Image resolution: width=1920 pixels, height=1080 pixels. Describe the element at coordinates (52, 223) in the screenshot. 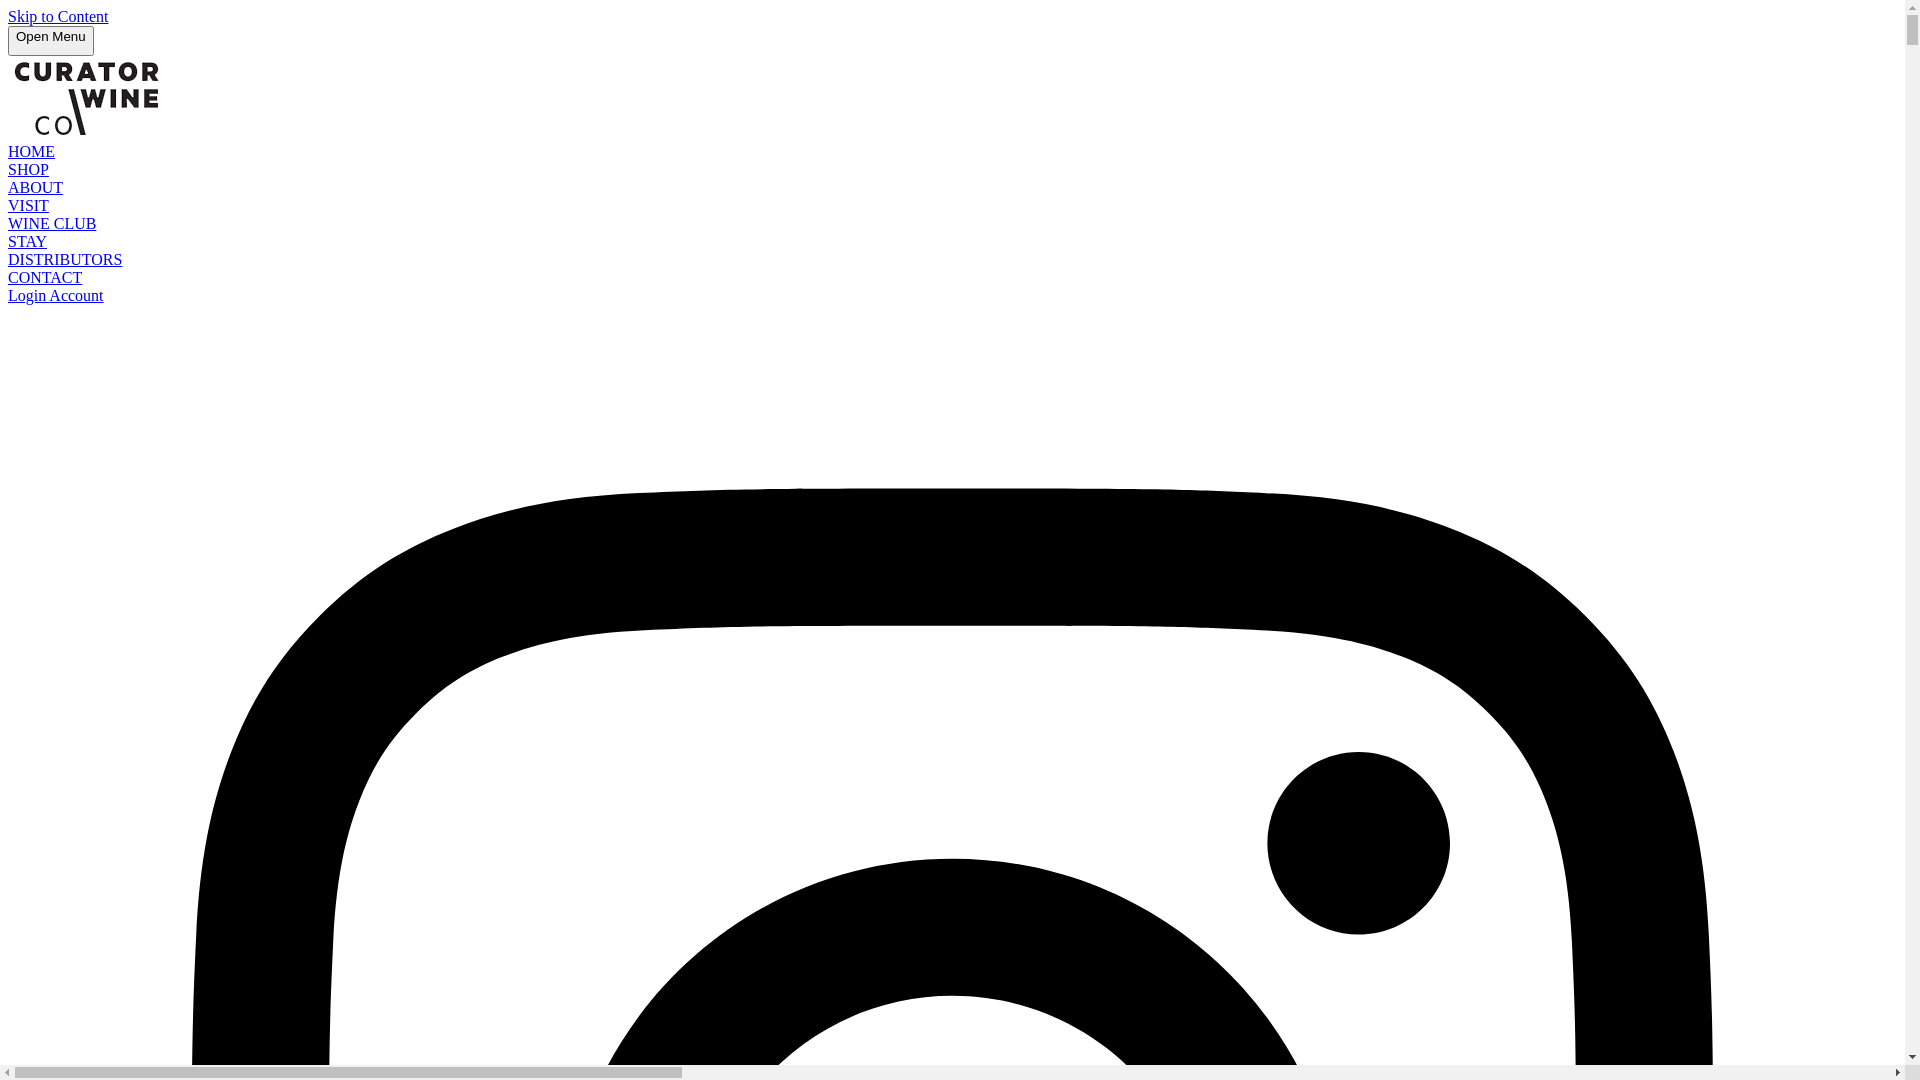

I see `'WINE CLUB'` at that location.